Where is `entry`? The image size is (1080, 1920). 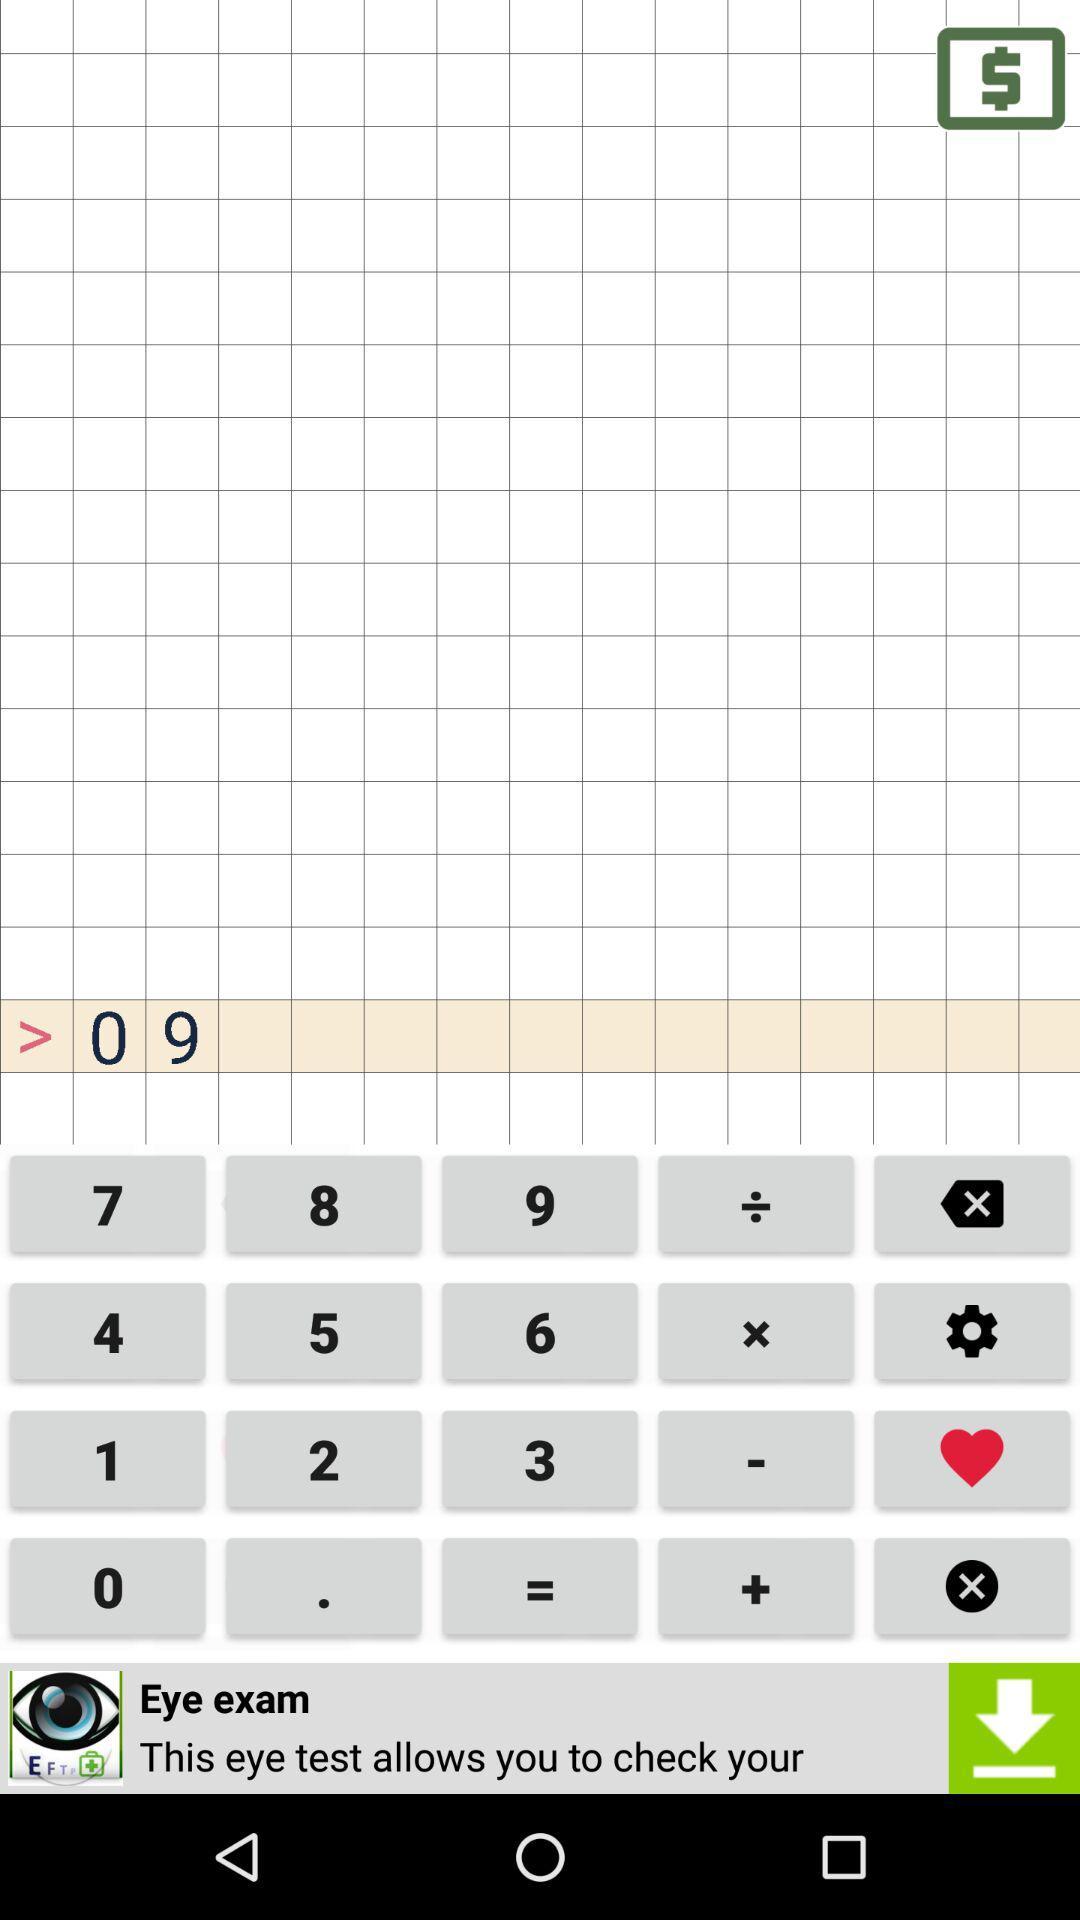
entry is located at coordinates (971, 1458).